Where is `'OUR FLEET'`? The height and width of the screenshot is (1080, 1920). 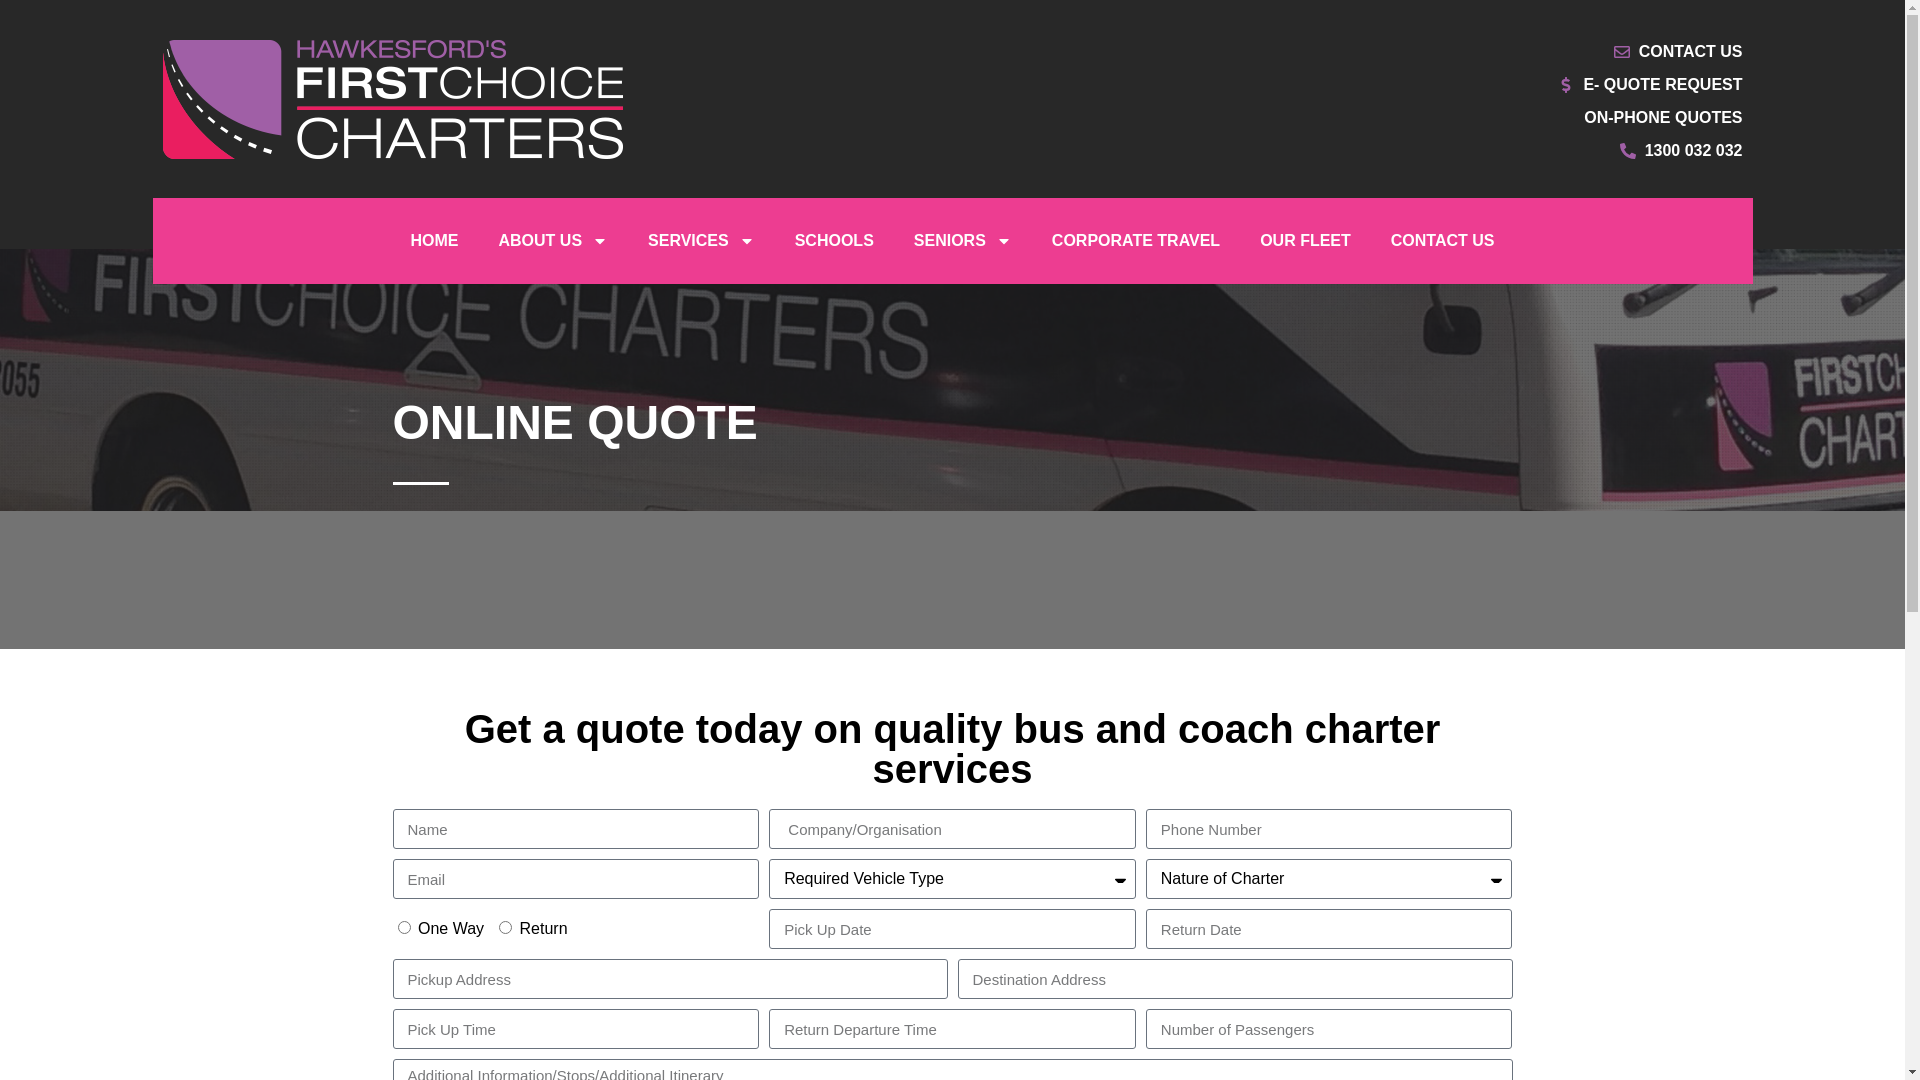 'OUR FLEET' is located at coordinates (1305, 239).